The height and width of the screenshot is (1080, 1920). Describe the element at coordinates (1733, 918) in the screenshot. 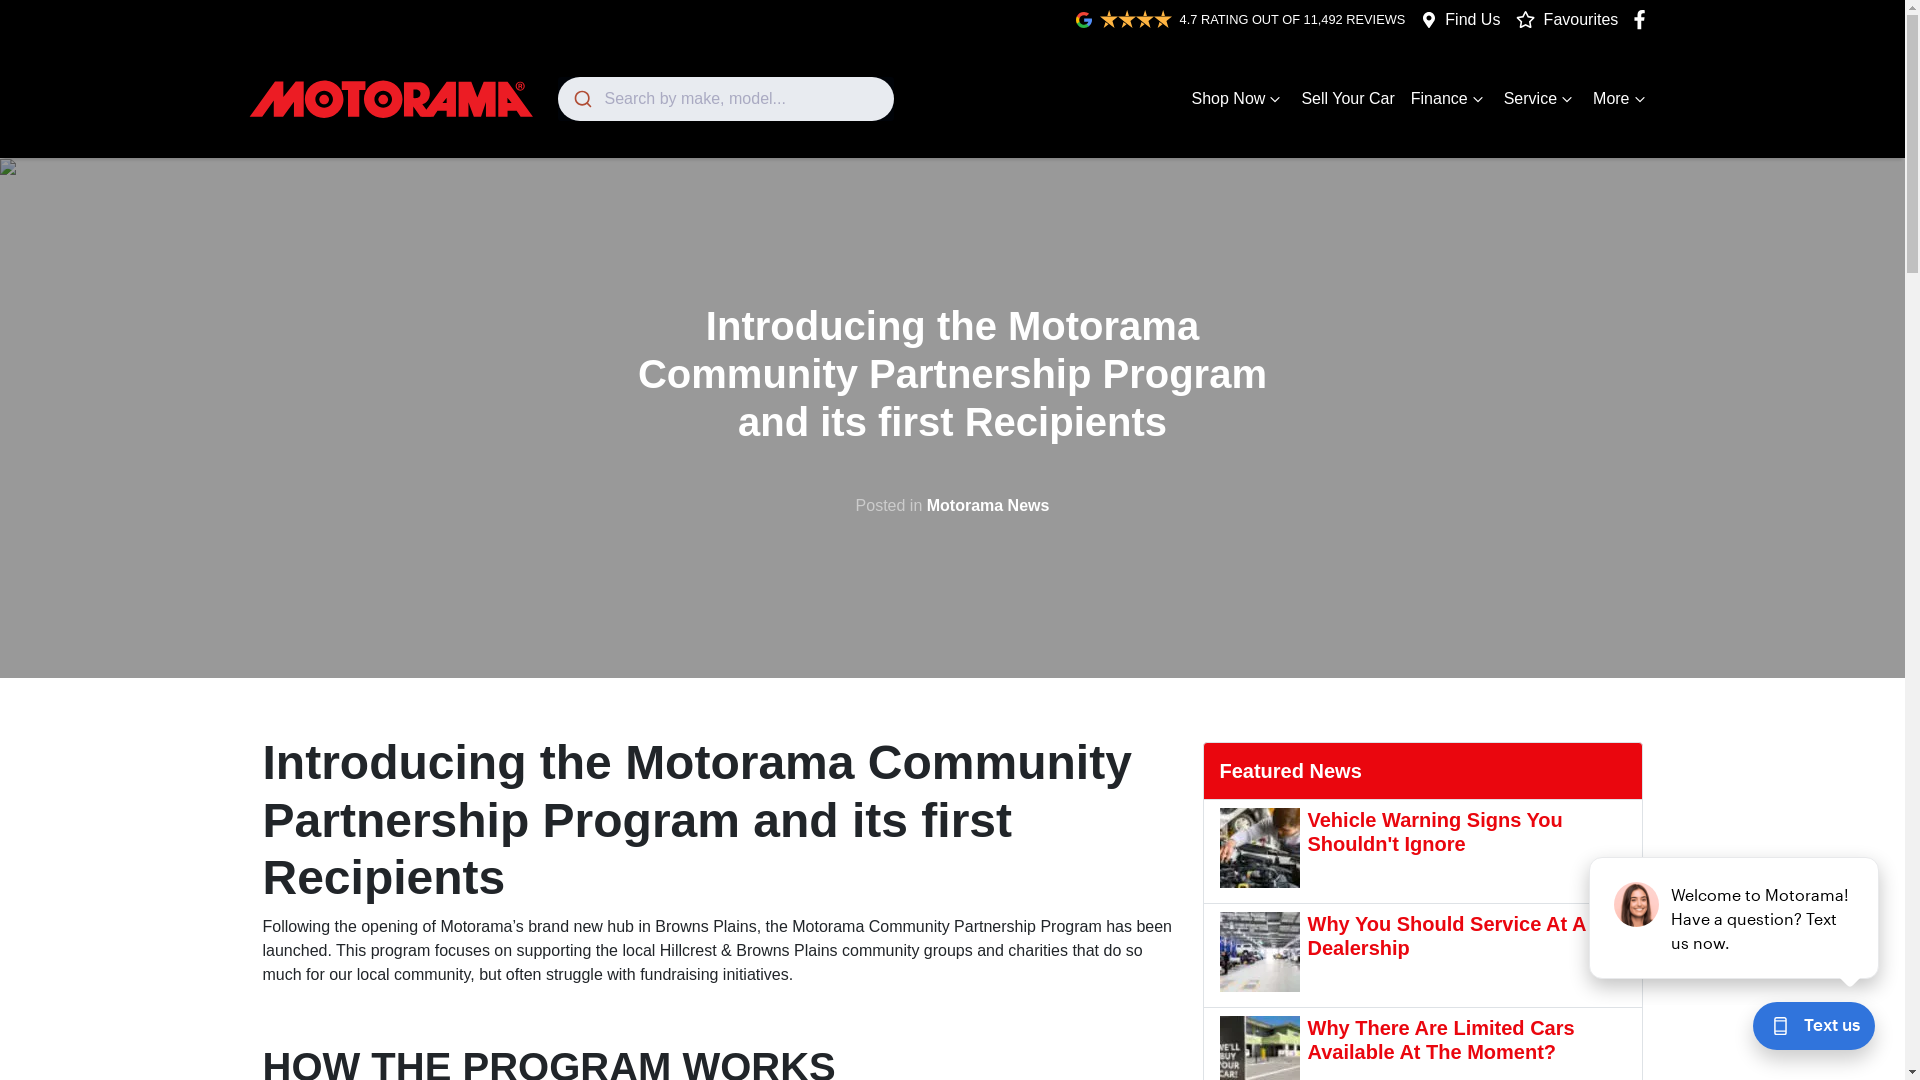

I see `'podium webchat widget prompt'` at that location.